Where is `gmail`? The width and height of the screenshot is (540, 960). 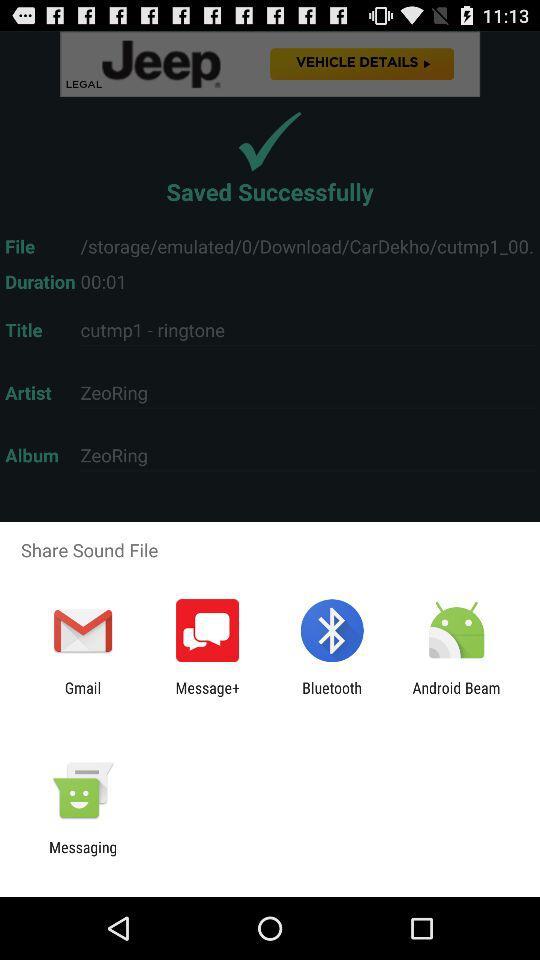 gmail is located at coordinates (82, 696).